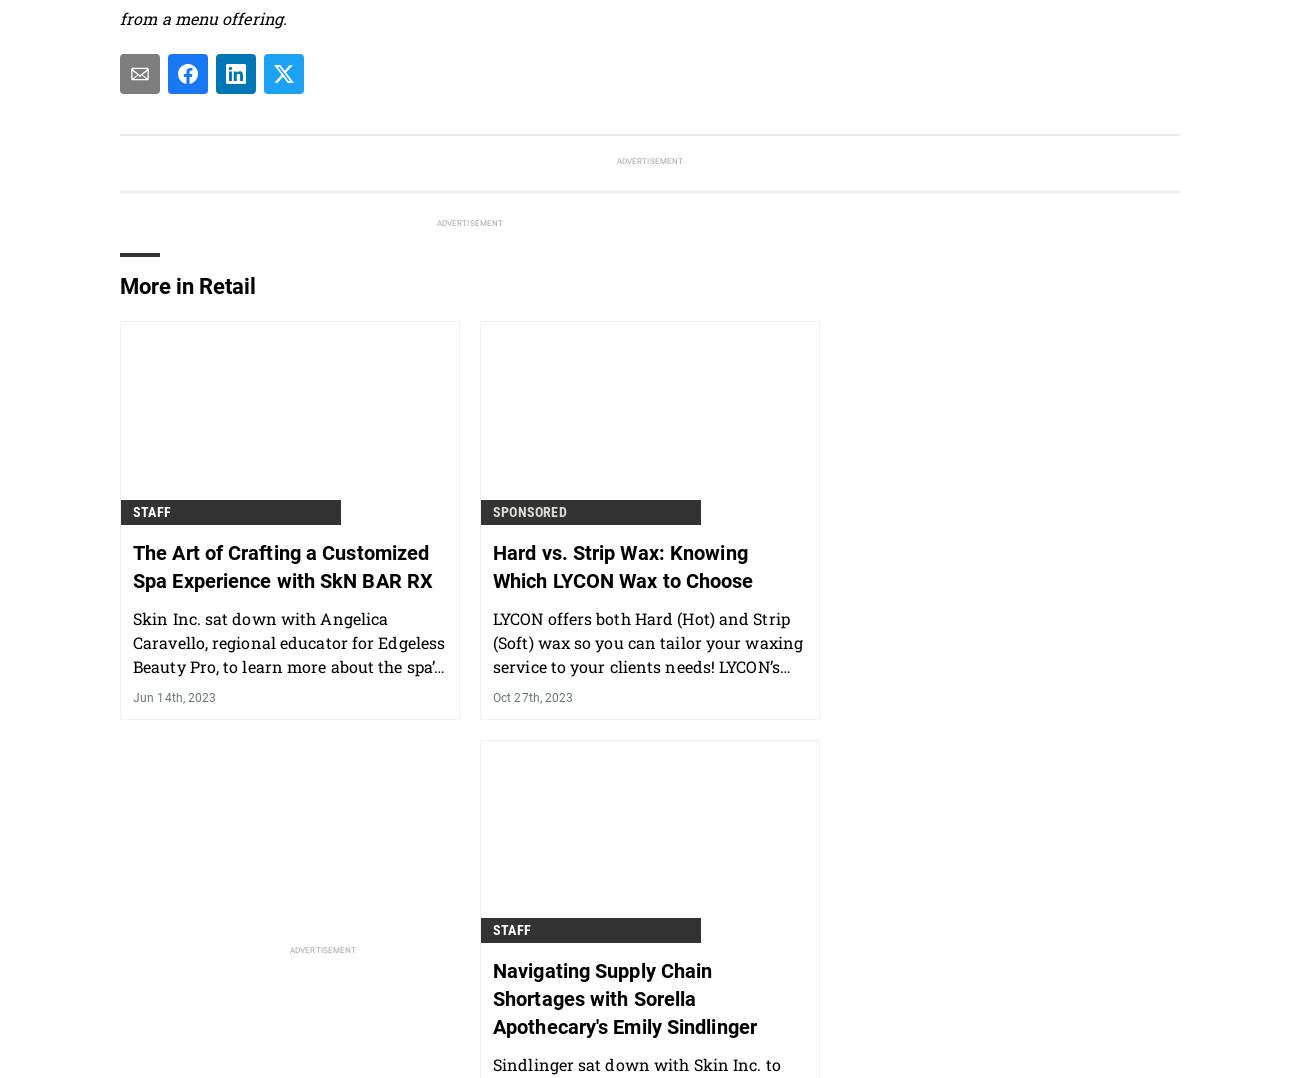  What do you see at coordinates (492, 510) in the screenshot?
I see `'Sponsored'` at bounding box center [492, 510].